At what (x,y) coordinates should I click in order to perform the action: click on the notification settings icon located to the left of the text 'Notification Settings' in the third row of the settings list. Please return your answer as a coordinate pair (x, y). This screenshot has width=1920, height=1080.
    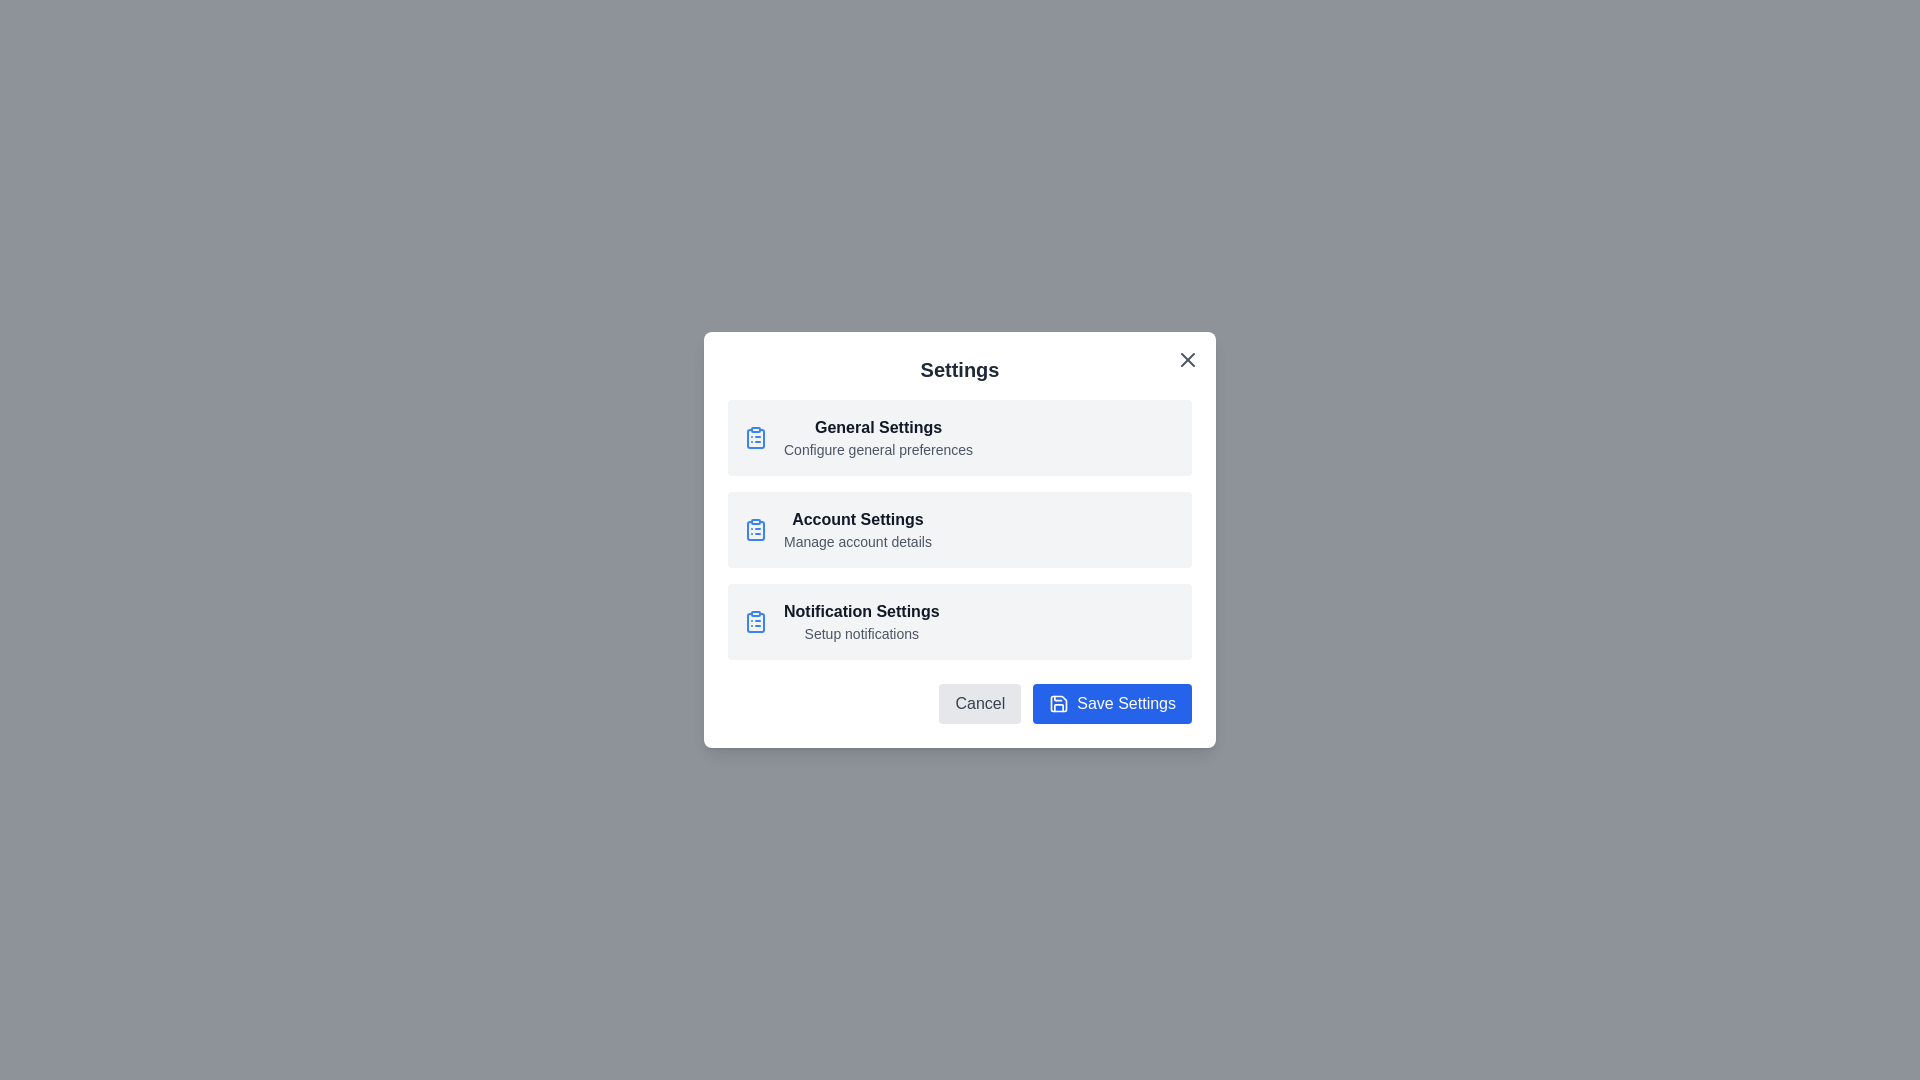
    Looking at the image, I should click on (754, 620).